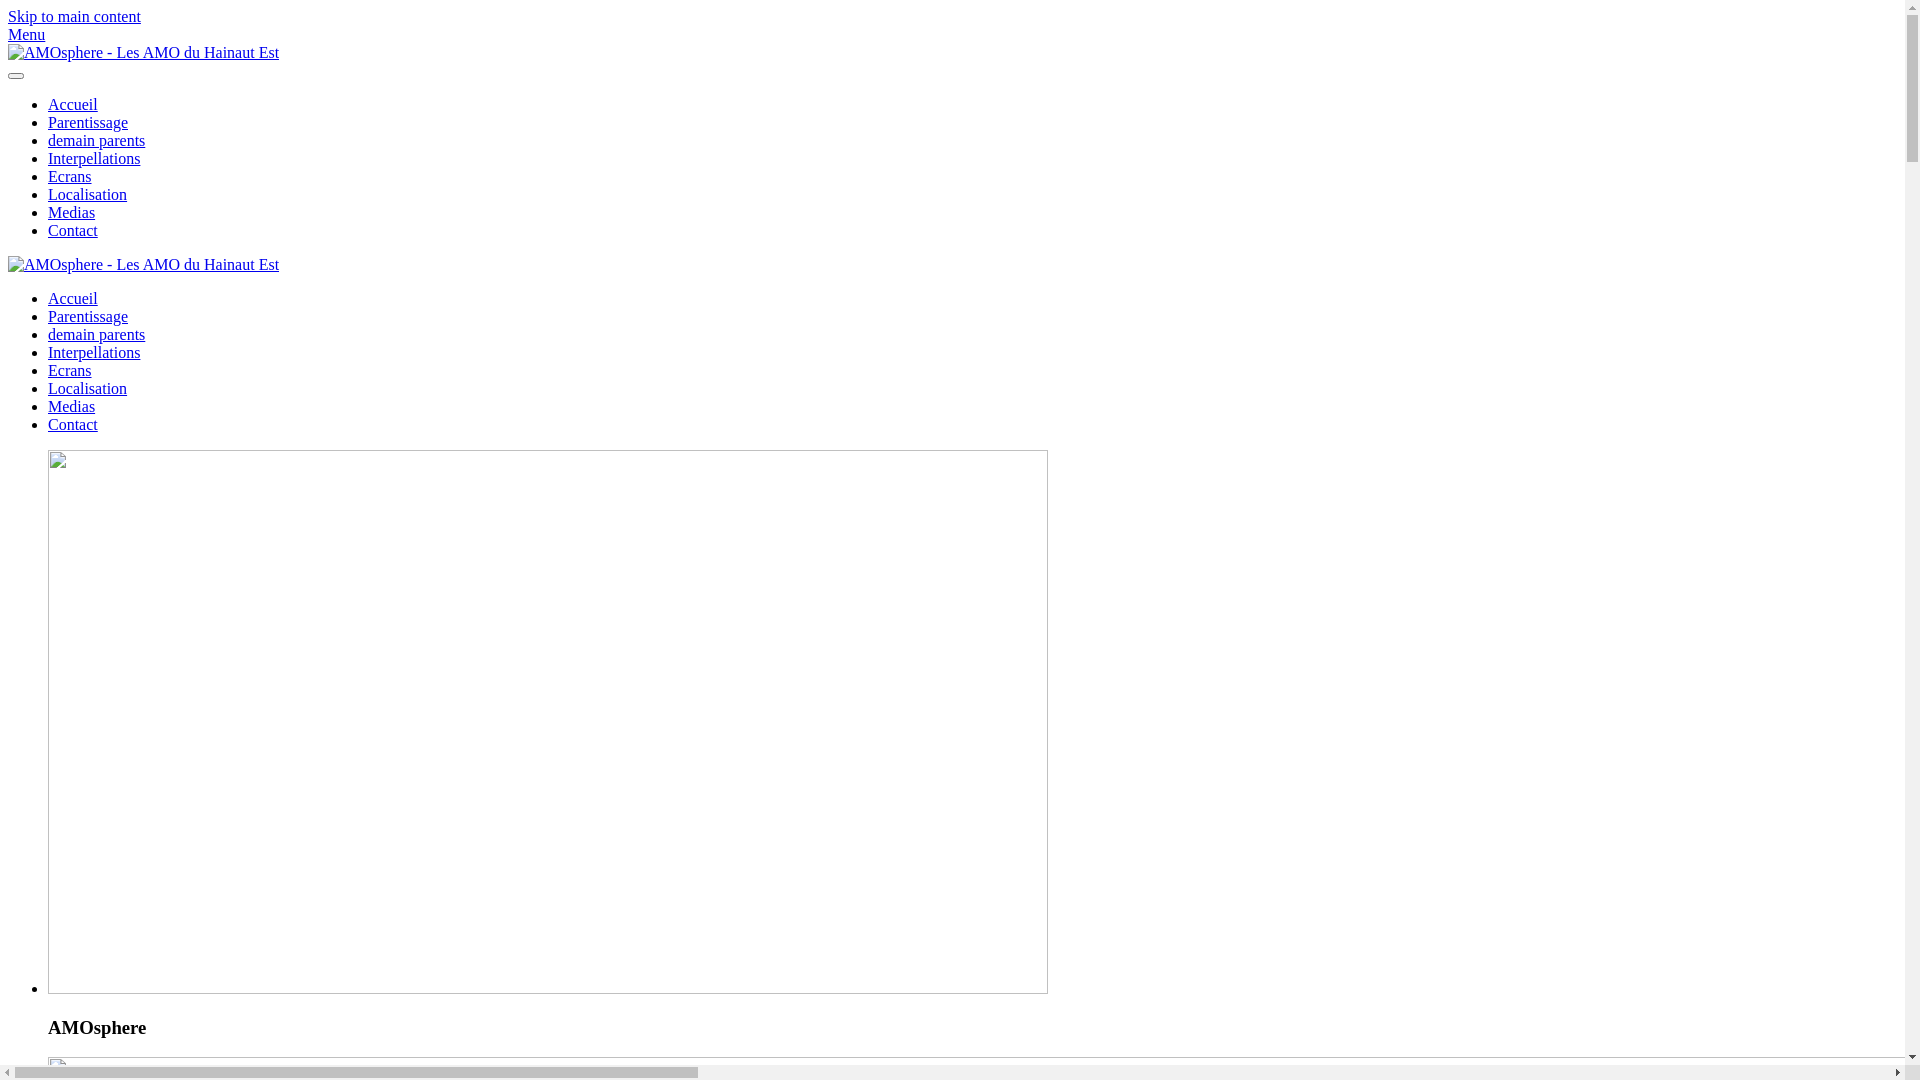  I want to click on 'demain parents', so click(95, 139).